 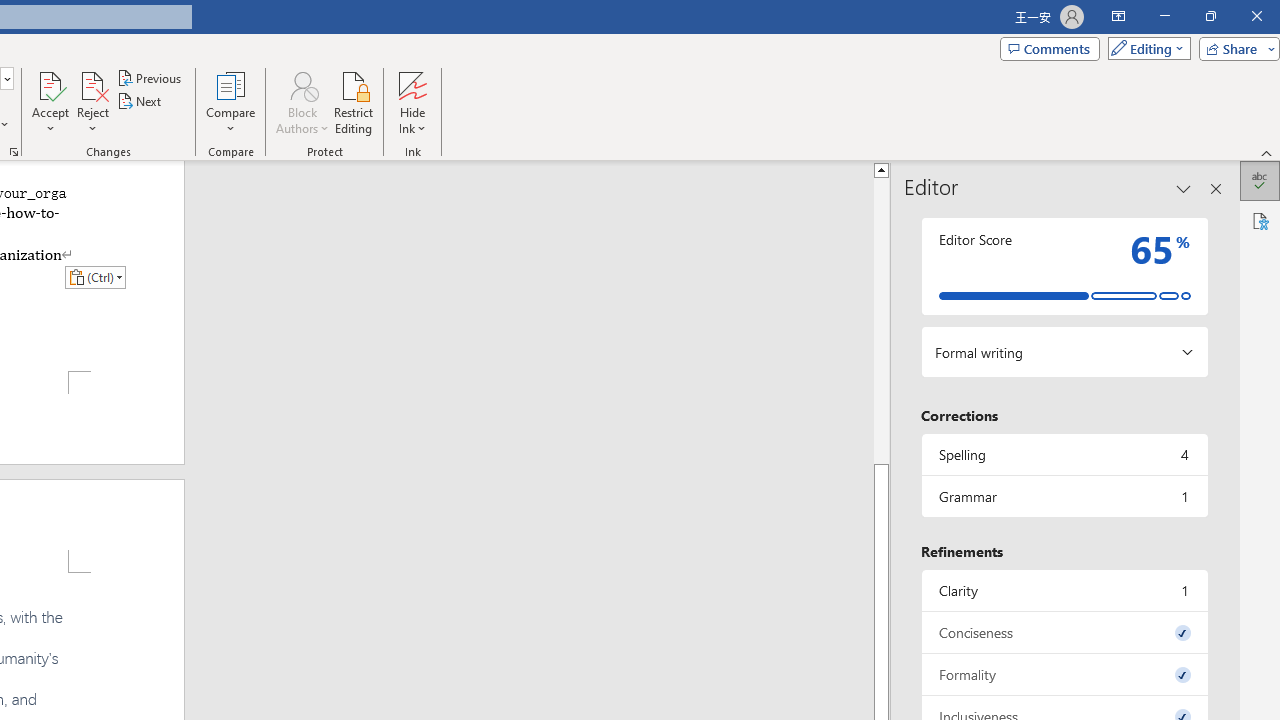 What do you see at coordinates (94, 277) in the screenshot?
I see `'Action: Paste alternatives'` at bounding box center [94, 277].